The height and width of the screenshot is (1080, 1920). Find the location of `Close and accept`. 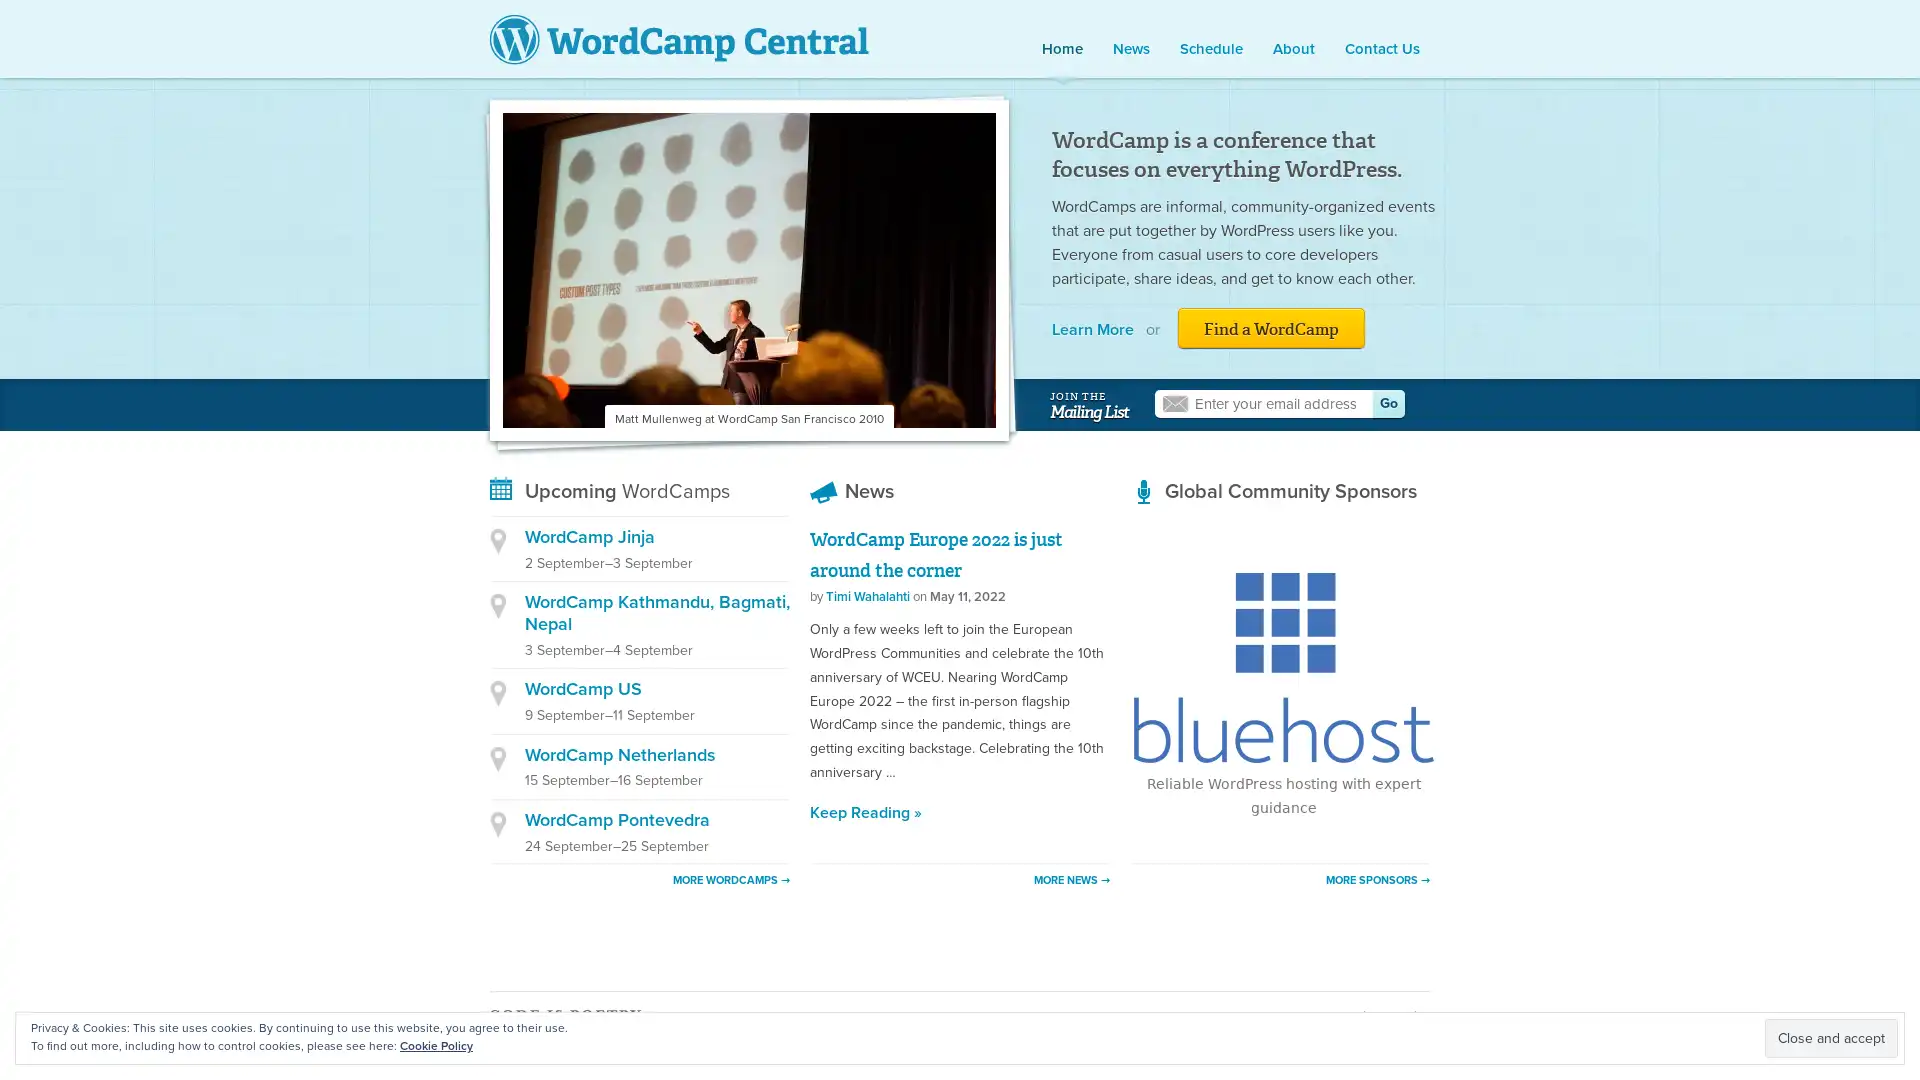

Close and accept is located at coordinates (1831, 1037).